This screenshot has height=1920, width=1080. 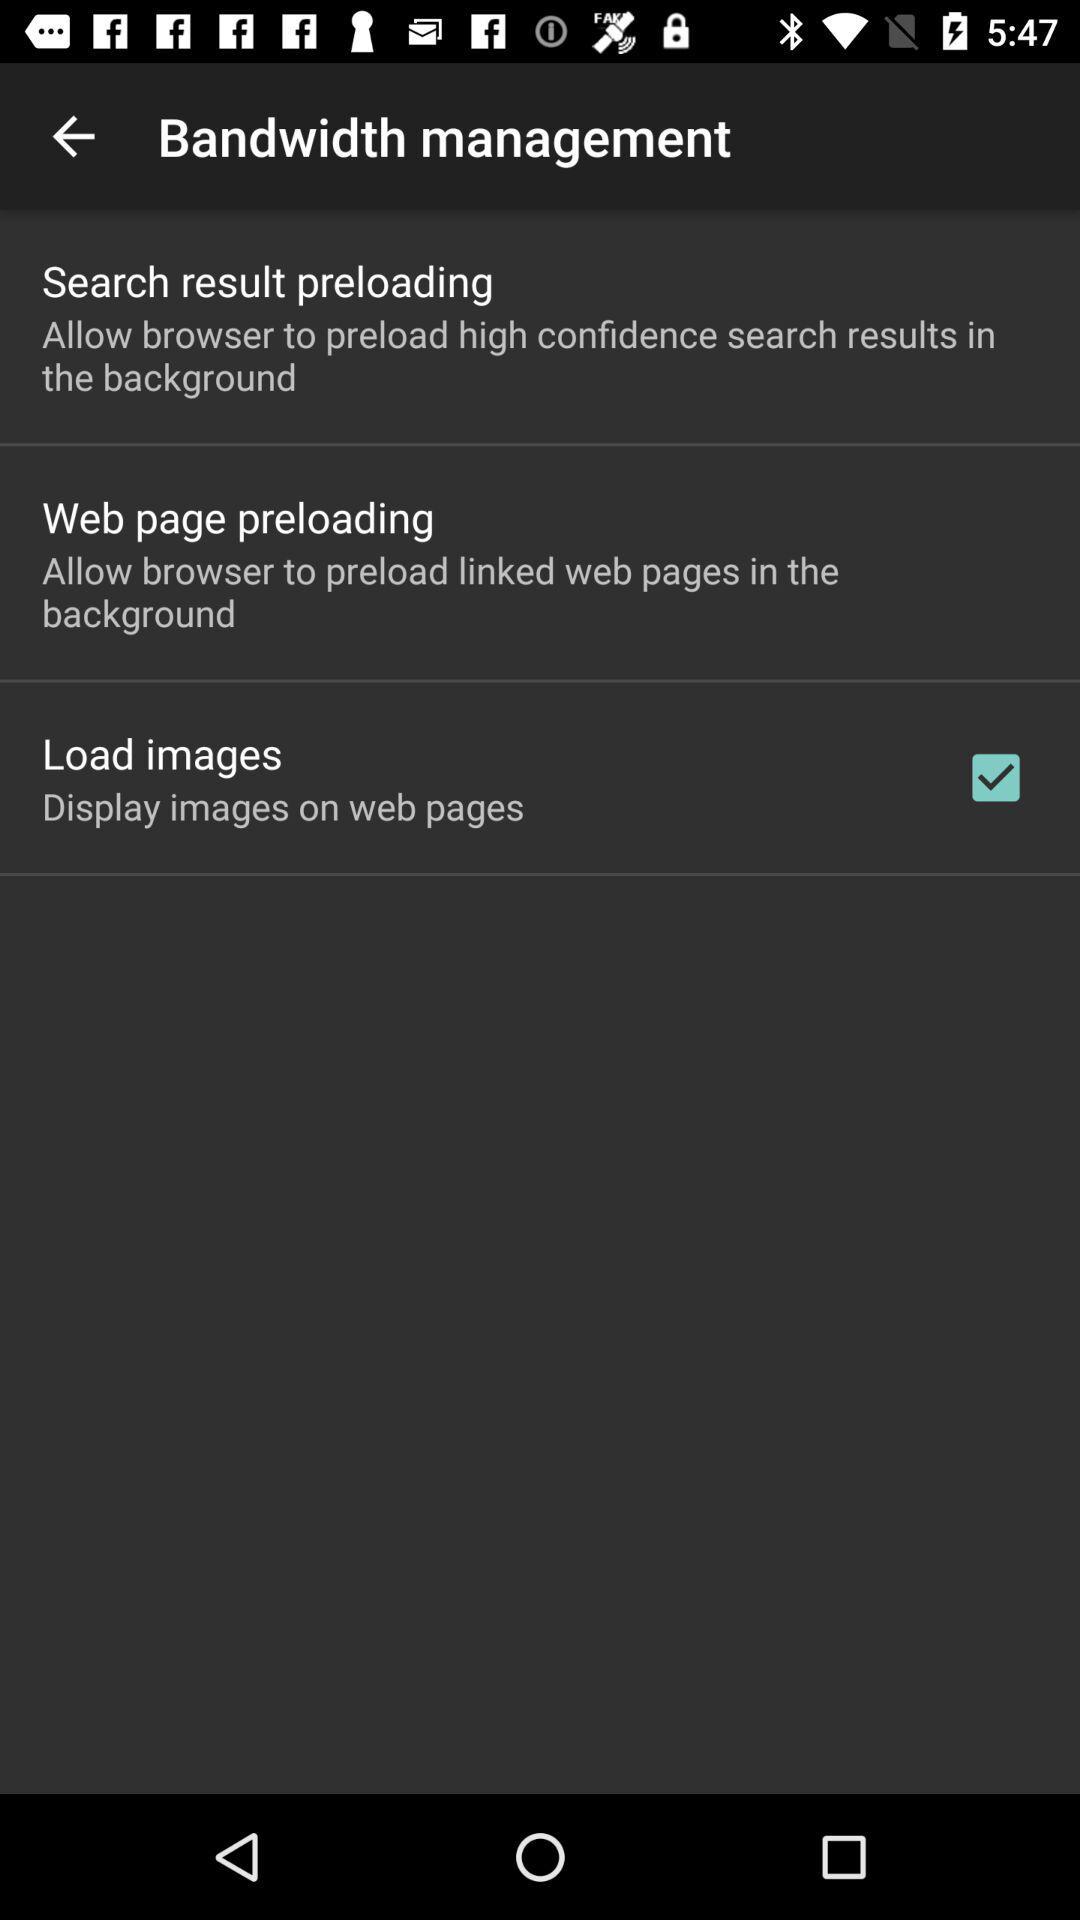 I want to click on the web page preloading item, so click(x=237, y=516).